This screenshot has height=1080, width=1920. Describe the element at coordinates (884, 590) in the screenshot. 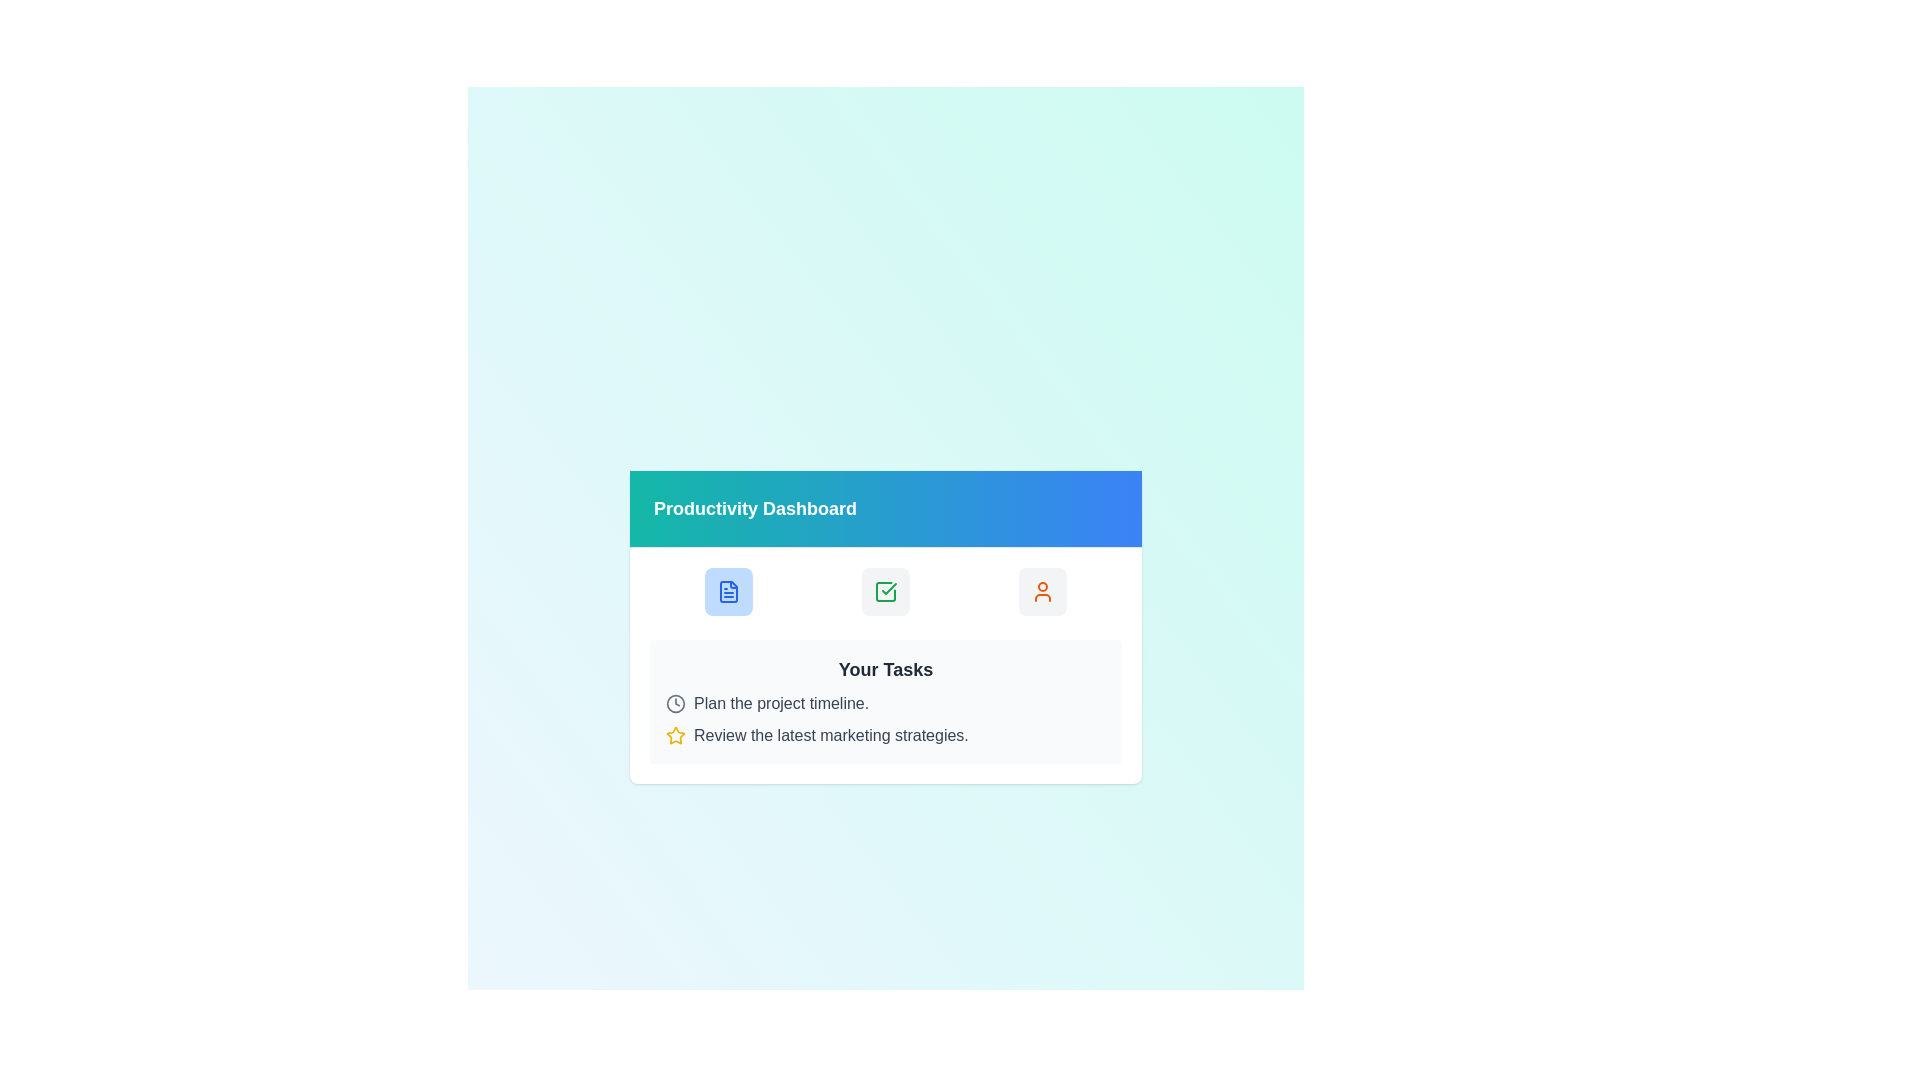

I see `the central square-shaped button with a light gray background and a green checkmark icon to observe the hover effect` at that location.